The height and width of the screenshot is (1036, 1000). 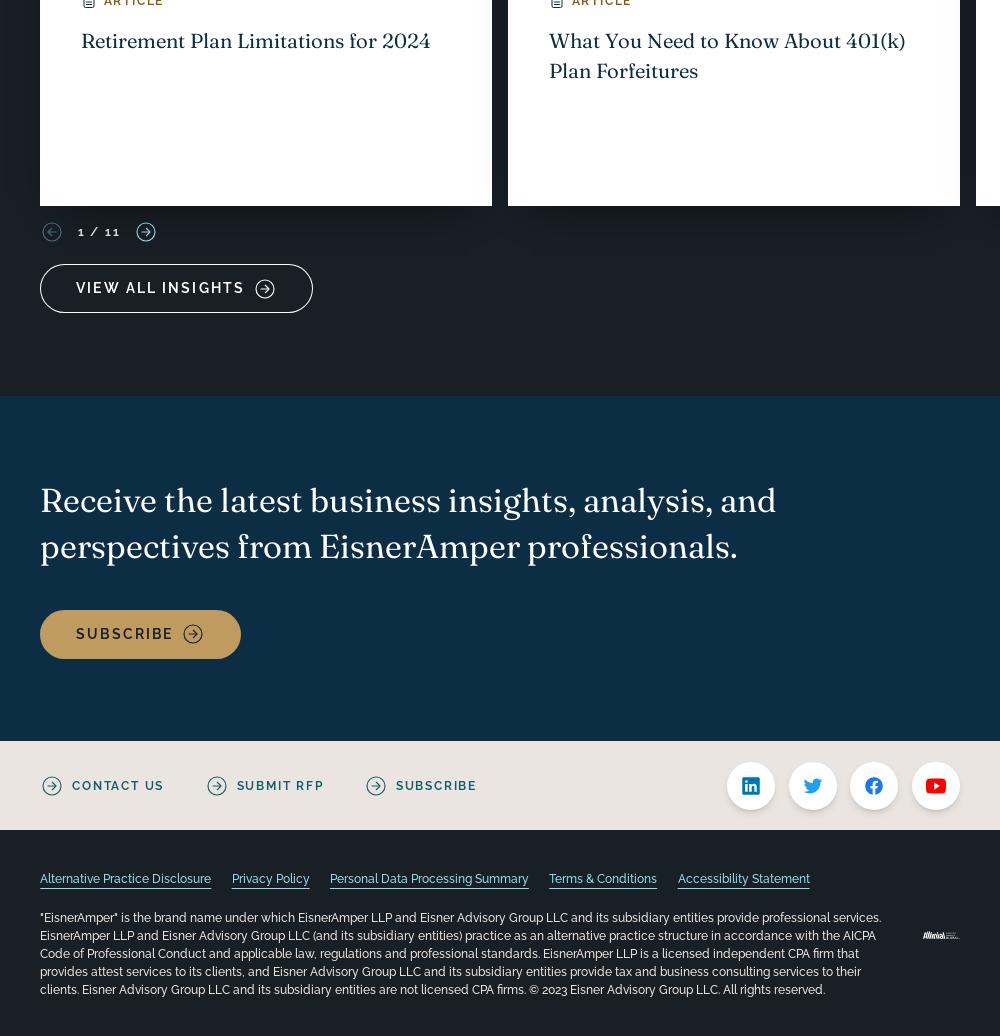 What do you see at coordinates (742, 879) in the screenshot?
I see `'Accessibility Statement'` at bounding box center [742, 879].